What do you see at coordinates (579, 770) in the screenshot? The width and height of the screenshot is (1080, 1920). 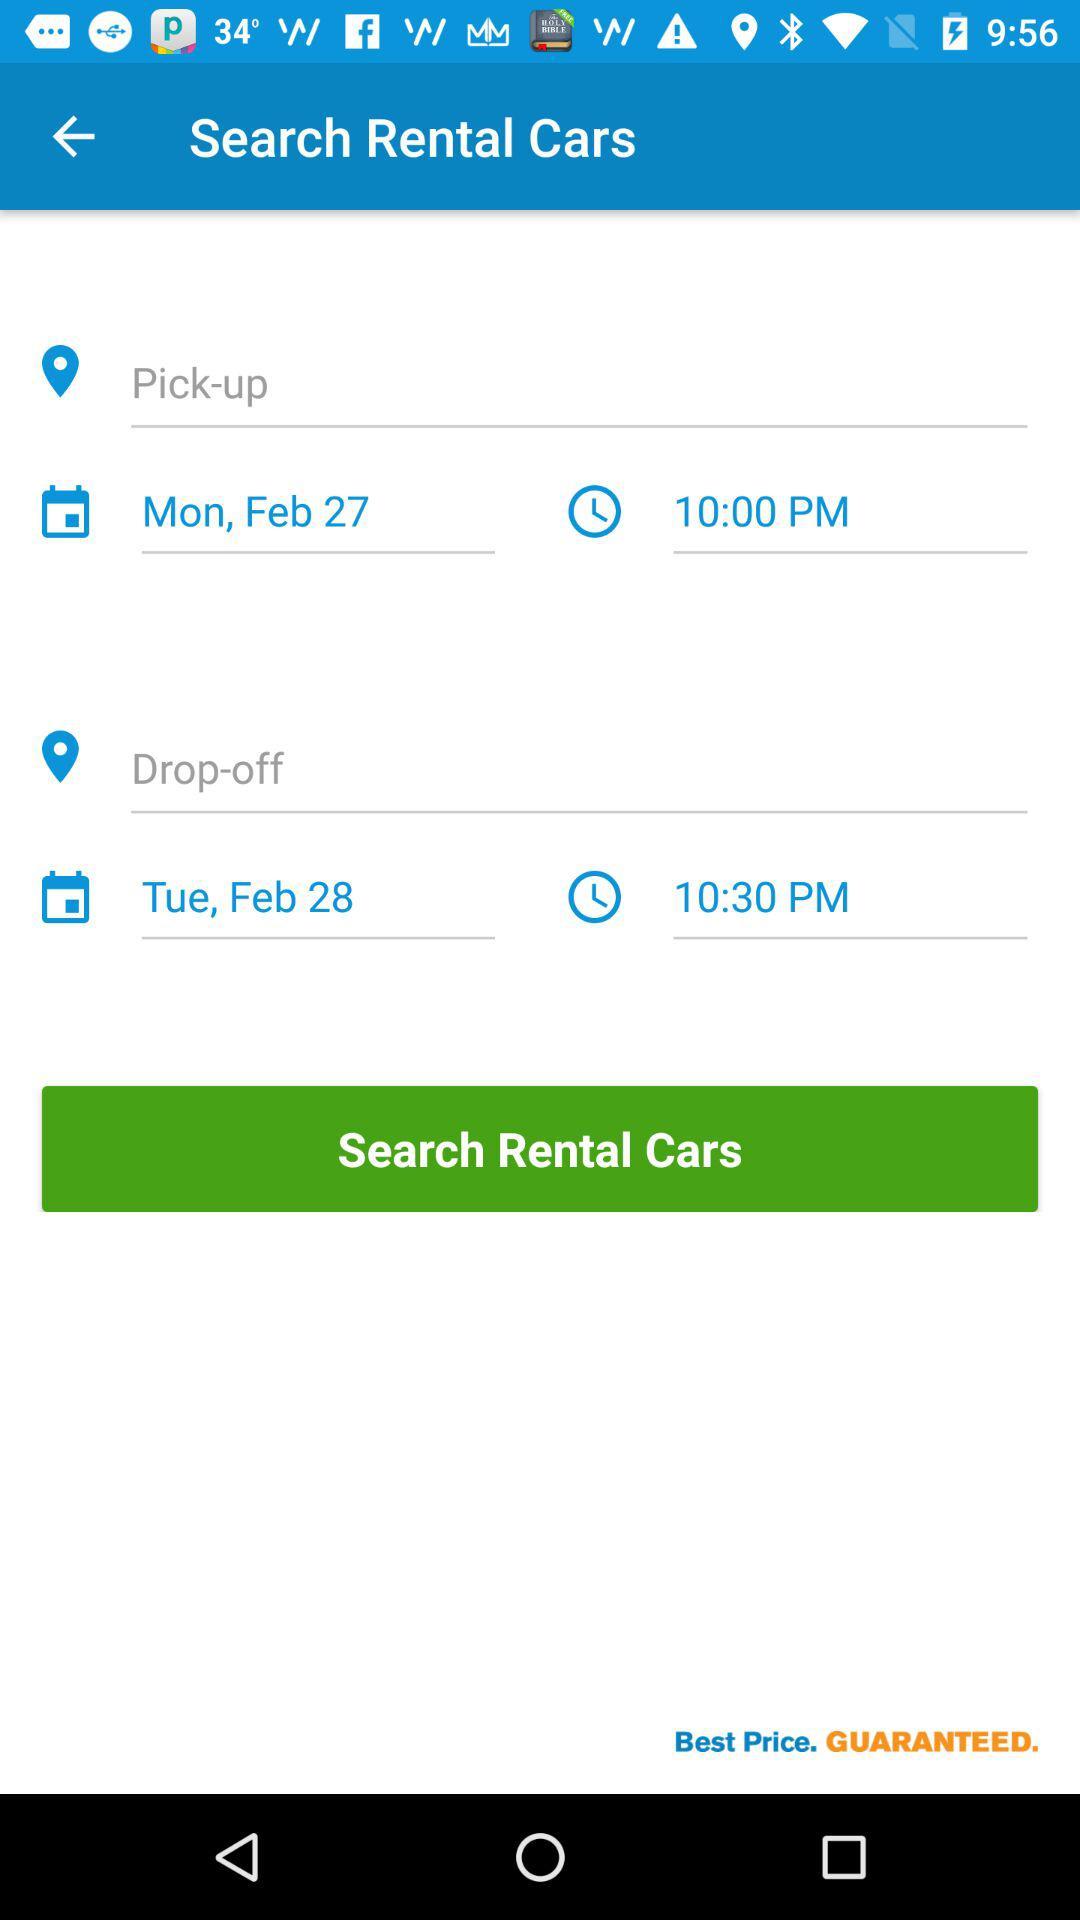 I see `set a time to drop off your rental car` at bounding box center [579, 770].